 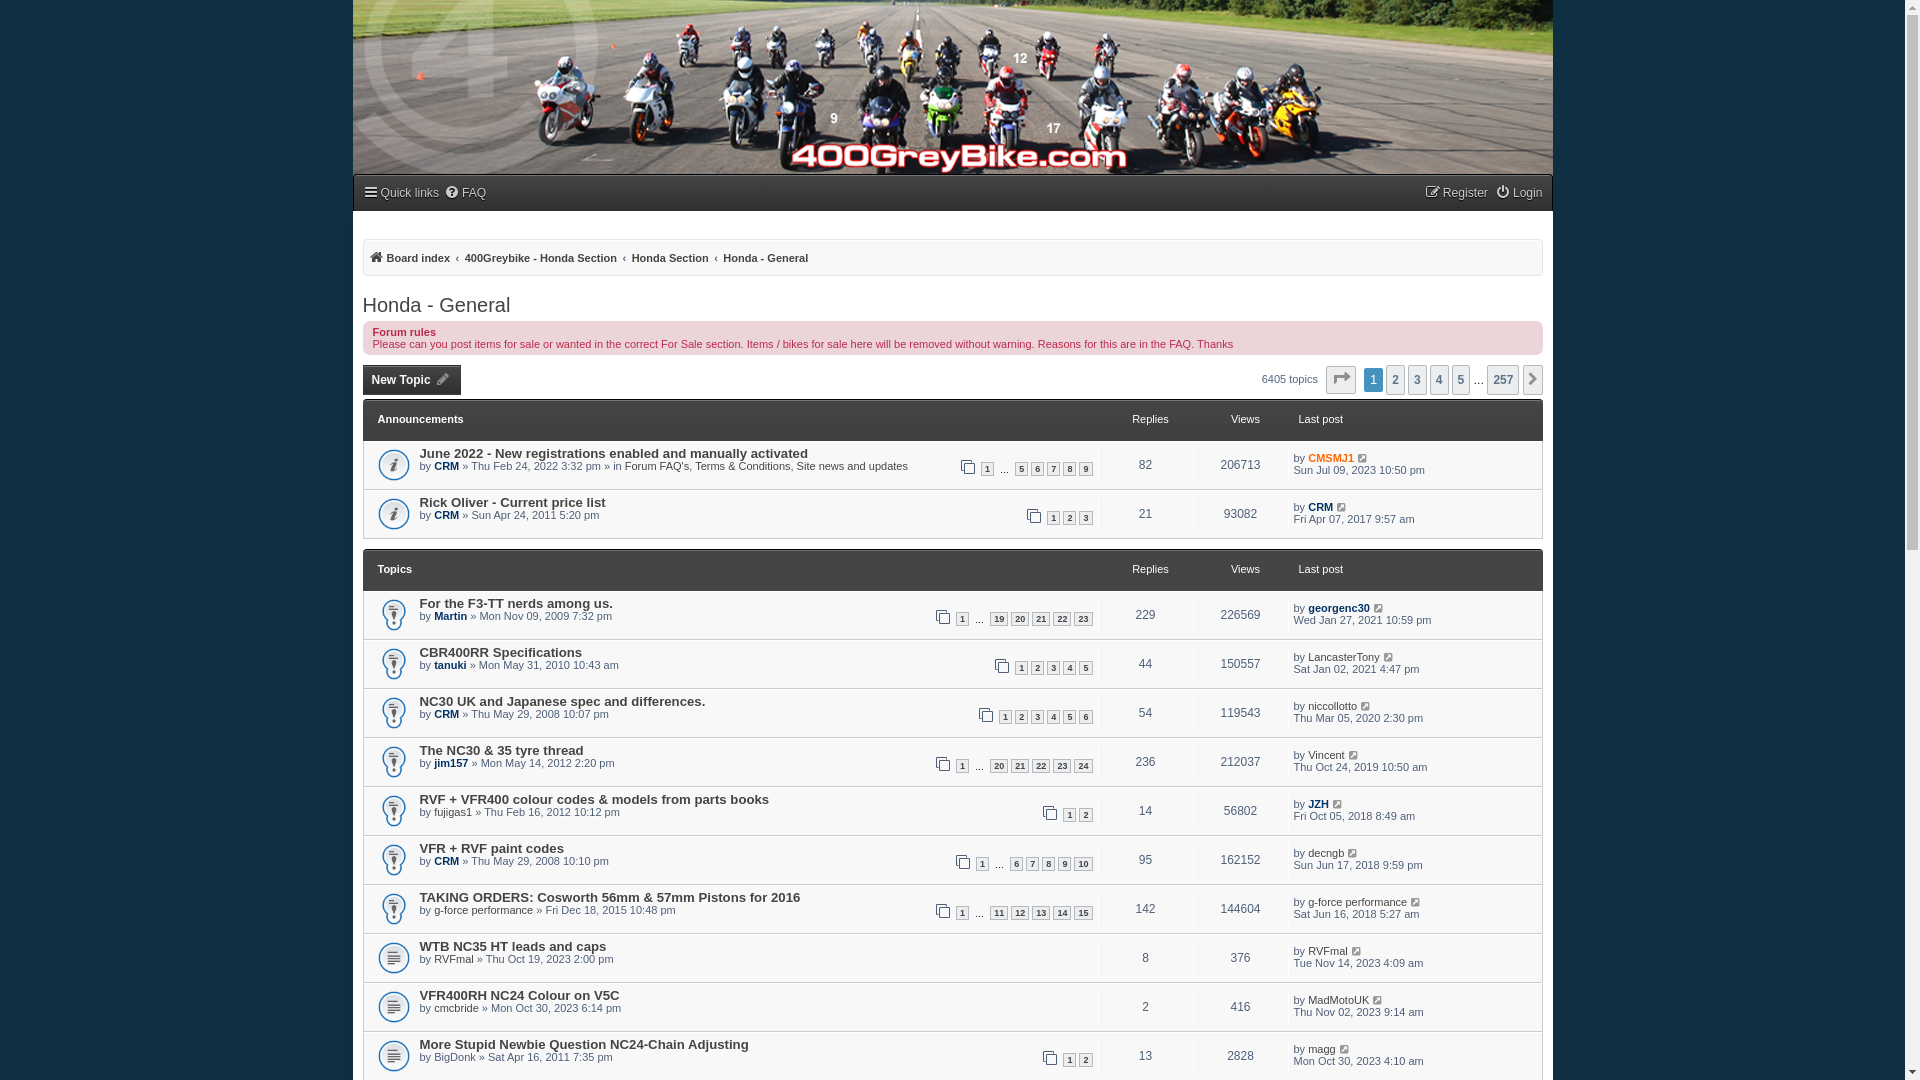 What do you see at coordinates (1388, 656) in the screenshot?
I see `'Go to last post'` at bounding box center [1388, 656].